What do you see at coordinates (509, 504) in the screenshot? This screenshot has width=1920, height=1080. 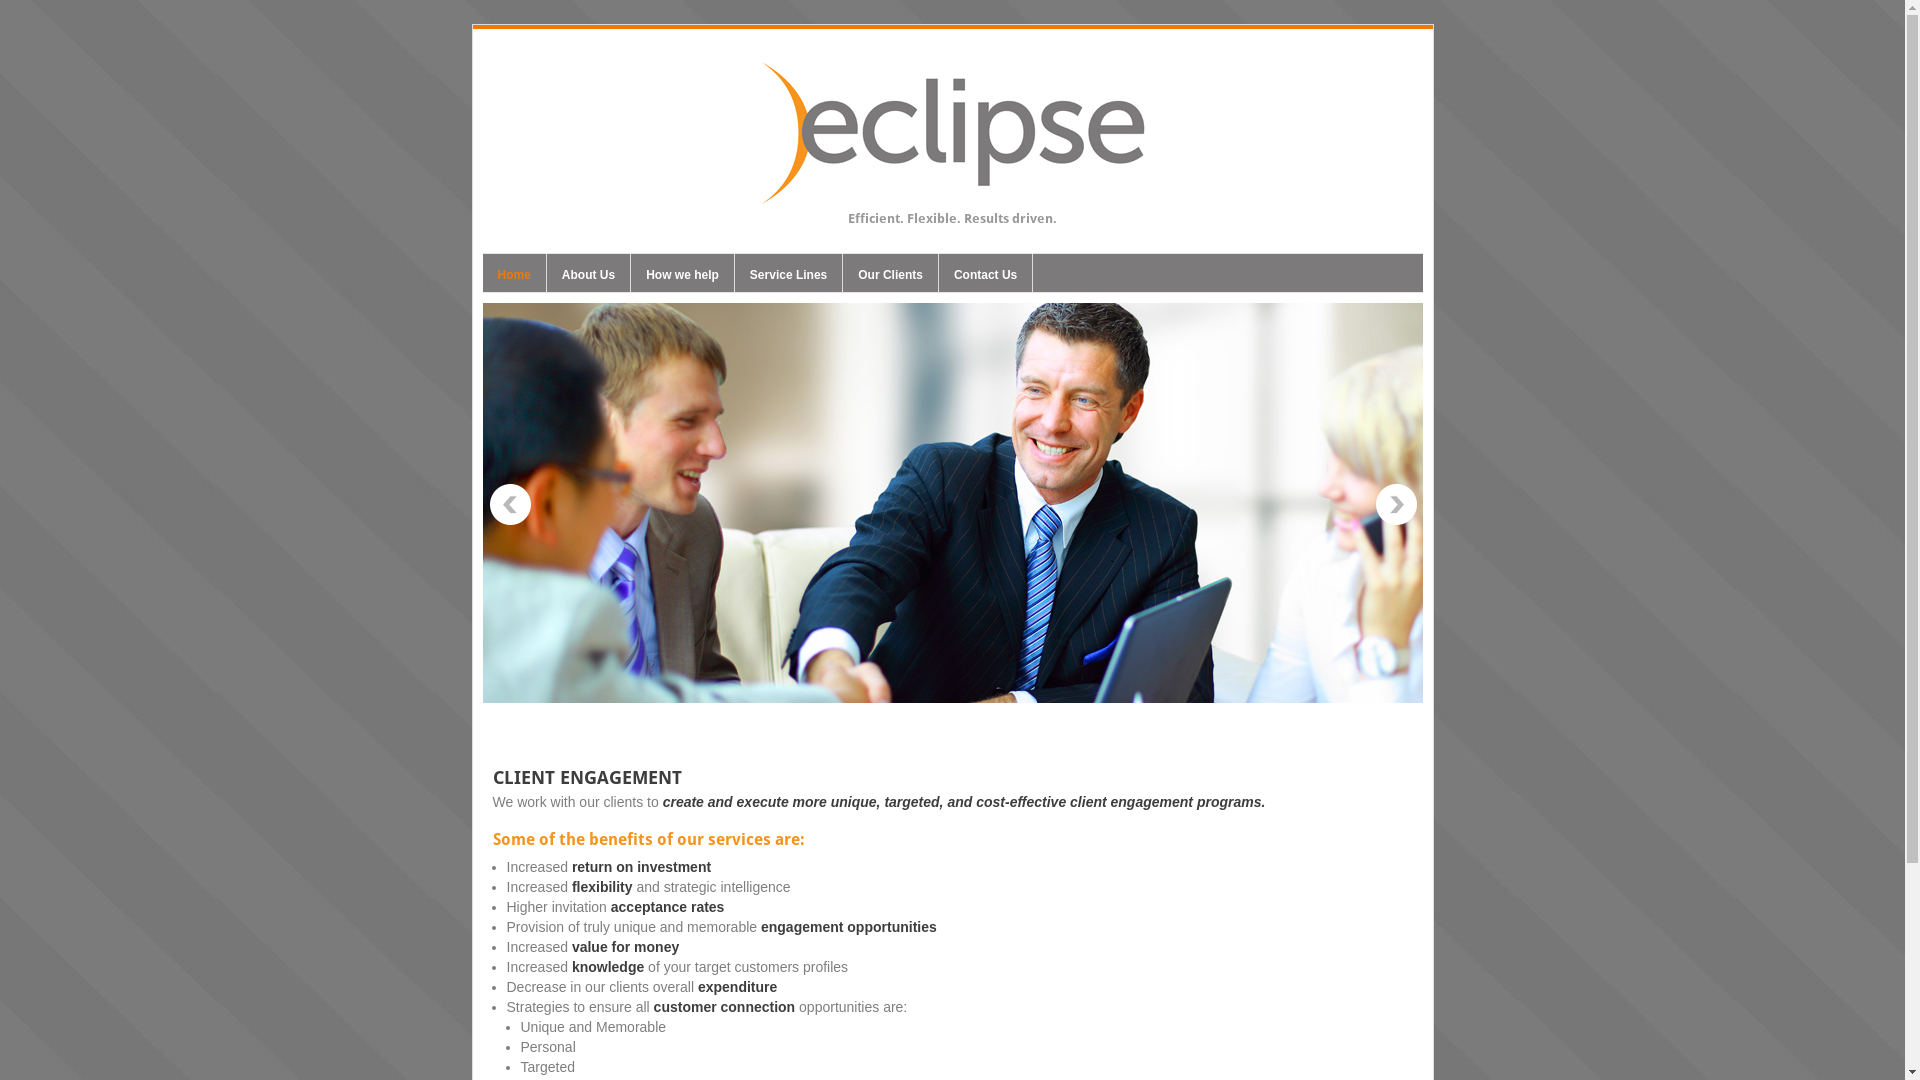 I see `'Previous'` at bounding box center [509, 504].